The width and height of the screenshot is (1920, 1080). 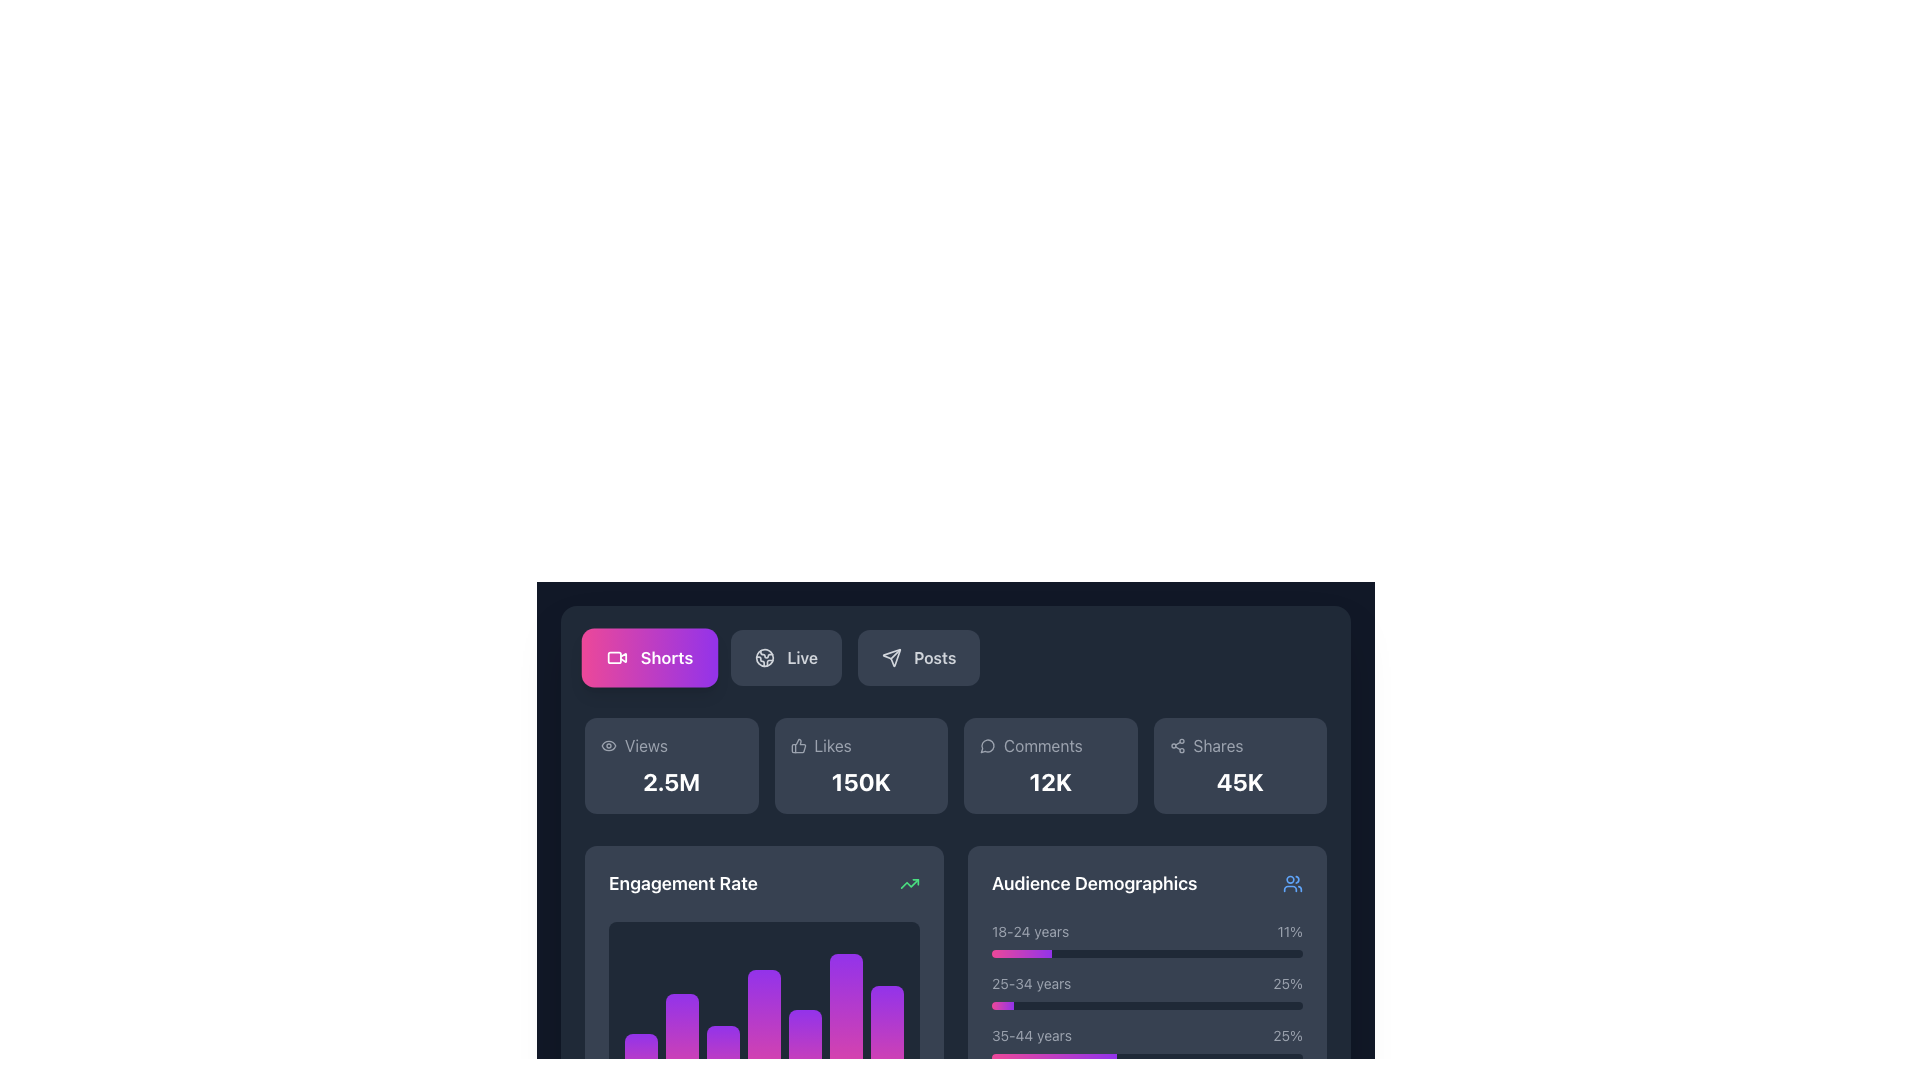 I want to click on the Data Display Card that shows 'Comments' with a value of '12K', located in the third position from the left within a grid layout of similar cards, so click(x=1049, y=765).